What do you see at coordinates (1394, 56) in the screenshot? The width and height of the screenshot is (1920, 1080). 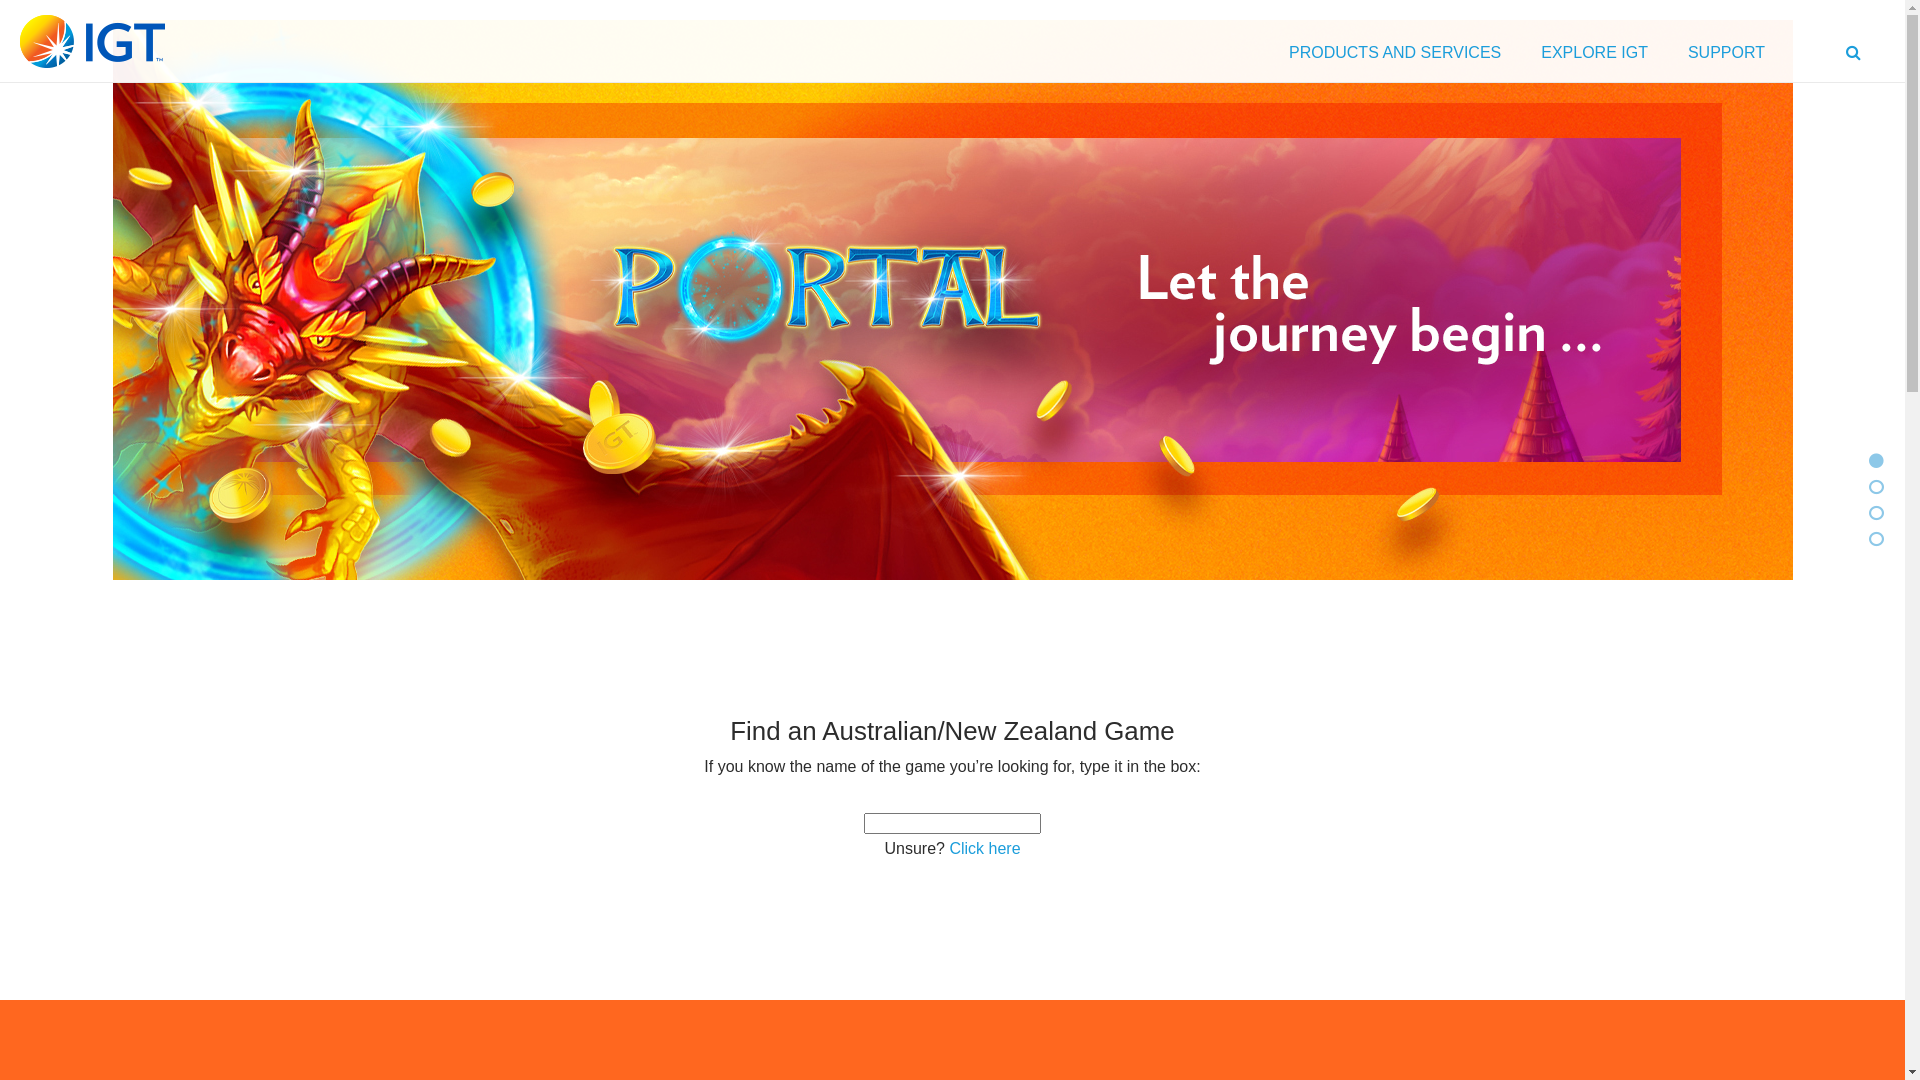 I see `'PRODUCTS AND SERVICES'` at bounding box center [1394, 56].